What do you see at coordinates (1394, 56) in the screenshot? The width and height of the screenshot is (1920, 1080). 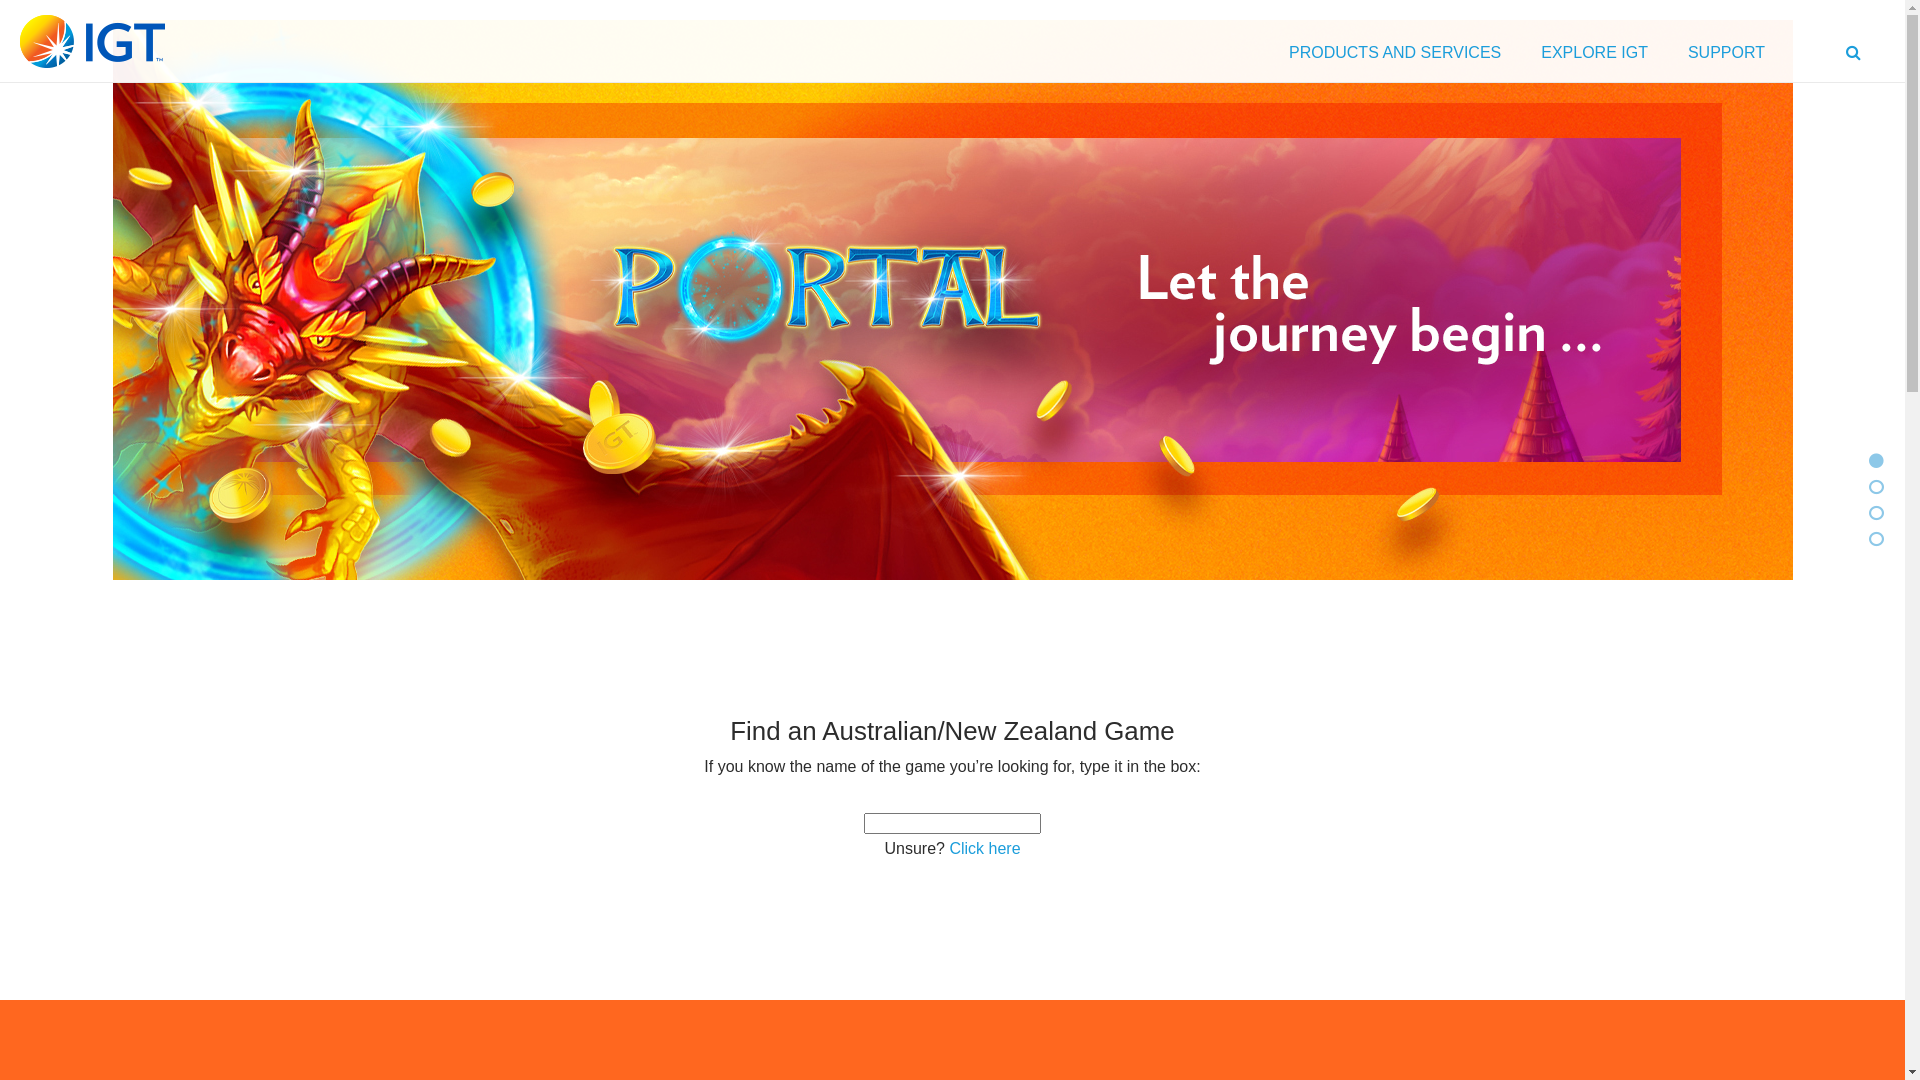 I see `'PRODUCTS AND SERVICES'` at bounding box center [1394, 56].